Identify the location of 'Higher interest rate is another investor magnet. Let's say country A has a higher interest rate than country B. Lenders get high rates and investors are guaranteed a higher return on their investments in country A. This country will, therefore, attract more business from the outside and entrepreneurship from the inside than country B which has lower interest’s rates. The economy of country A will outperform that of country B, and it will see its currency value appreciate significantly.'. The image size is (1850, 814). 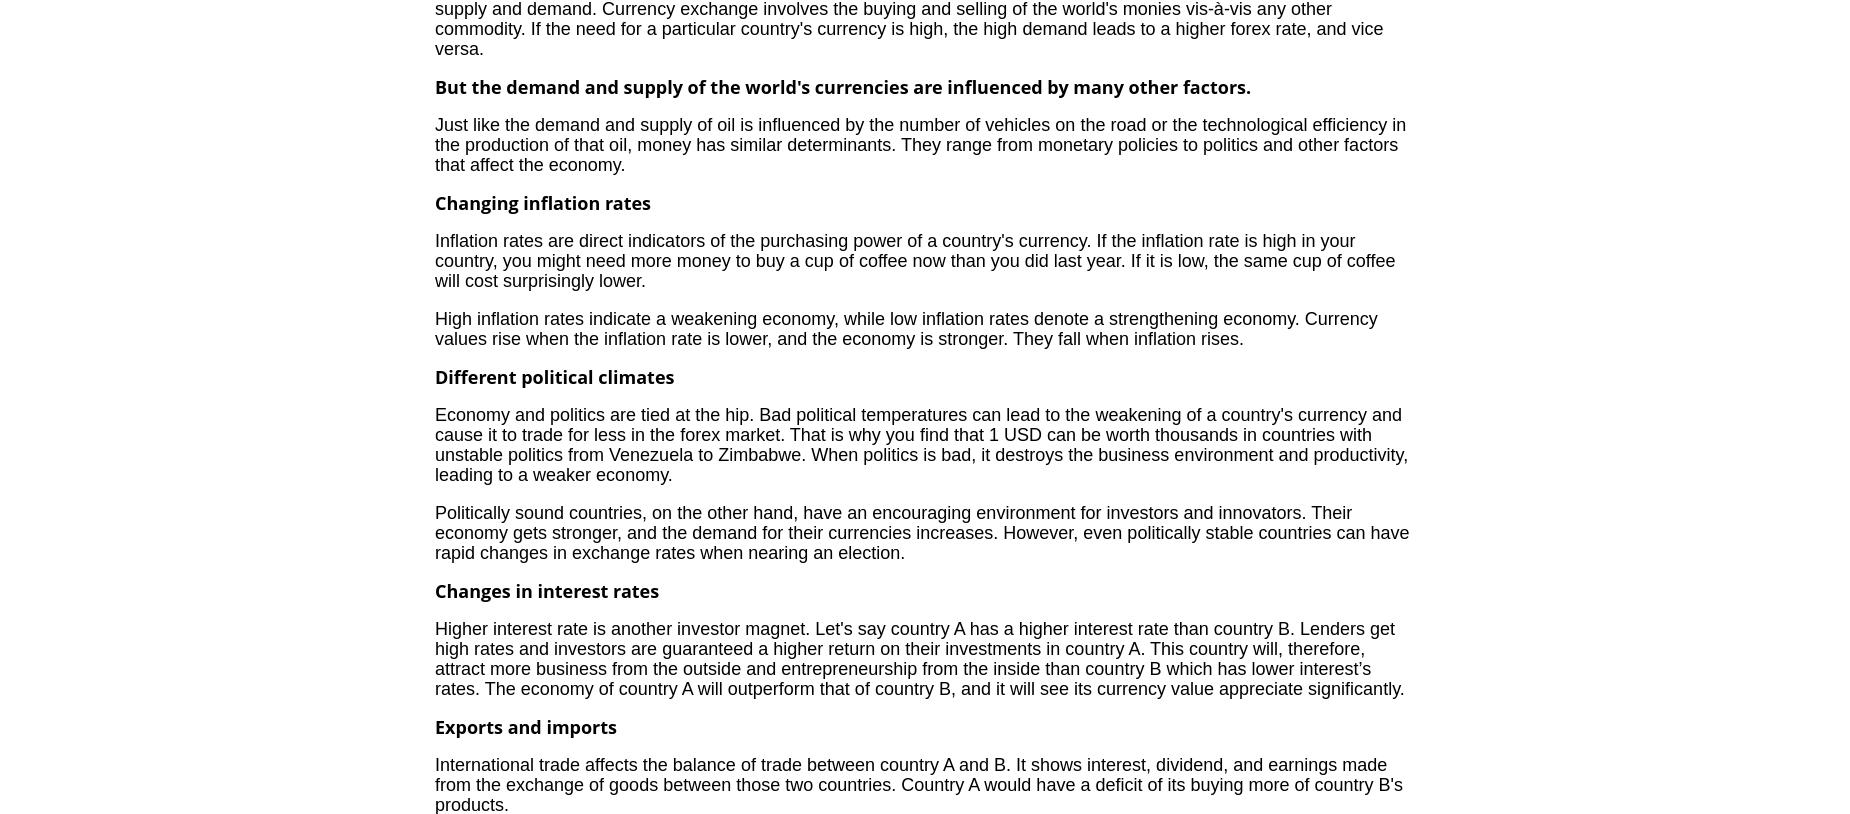
(919, 659).